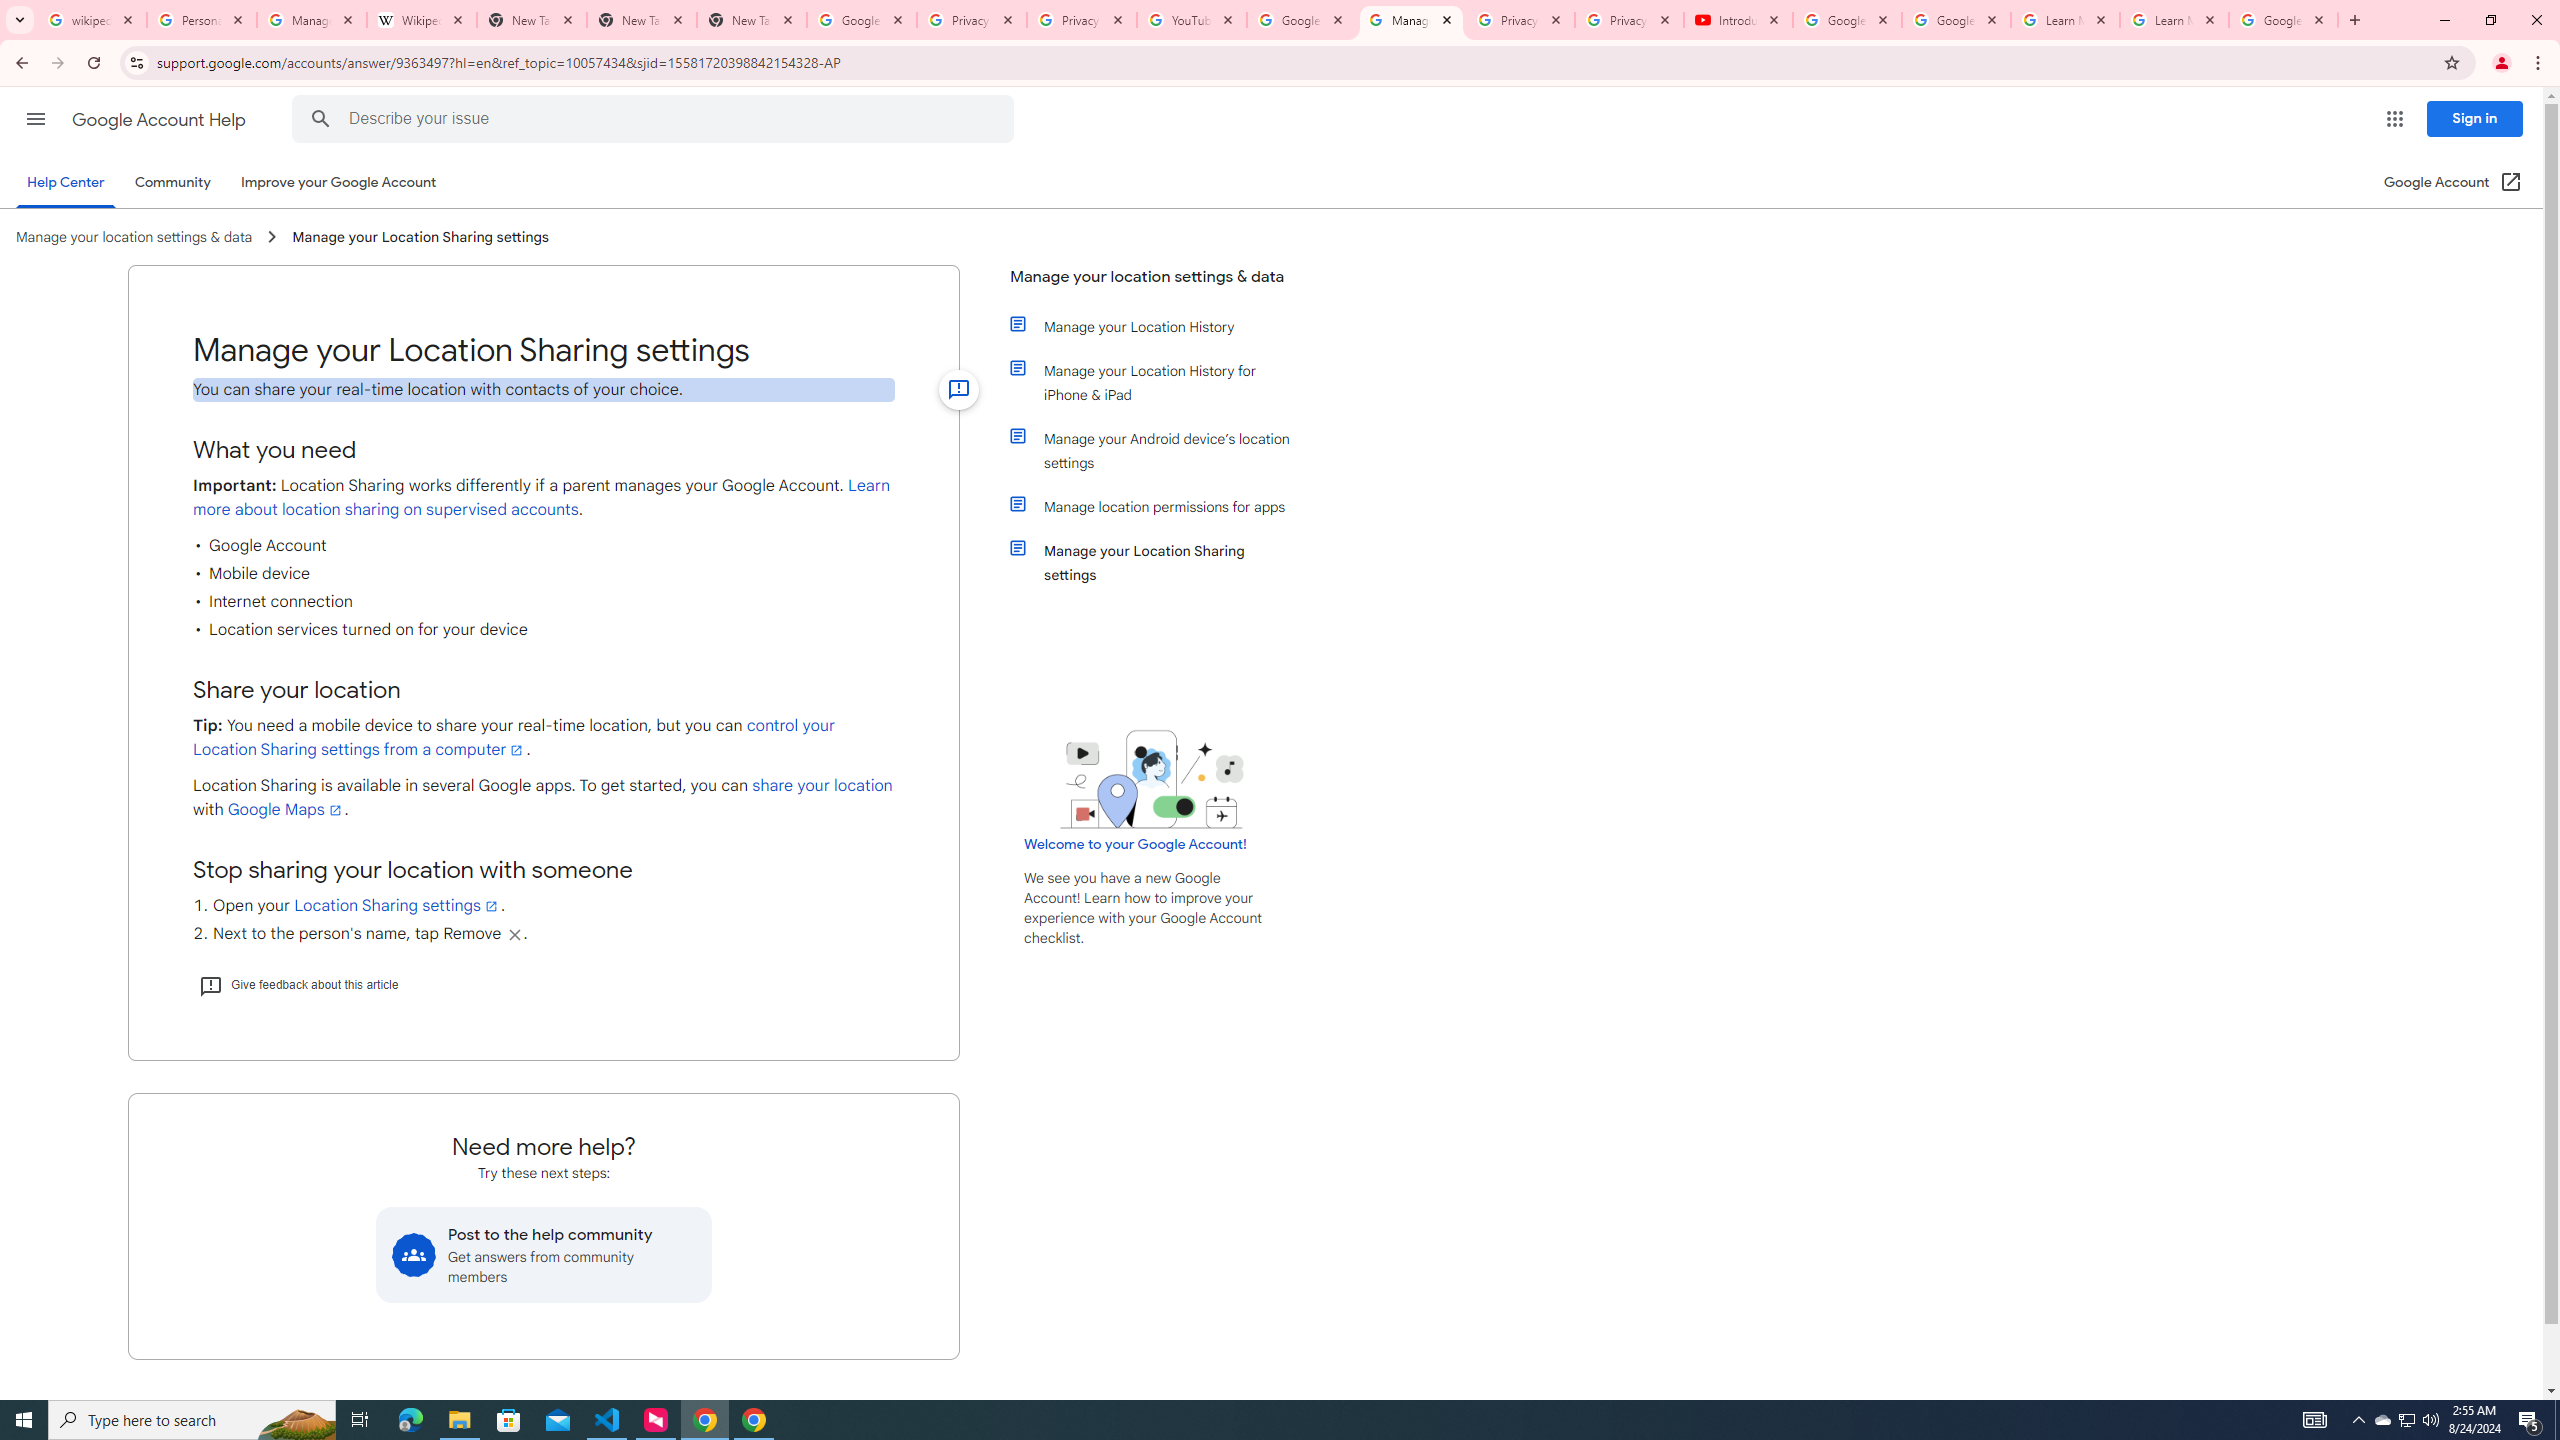 This screenshot has height=1440, width=2560. What do you see at coordinates (1162, 505) in the screenshot?
I see `'Manage location permissions for apps'` at bounding box center [1162, 505].